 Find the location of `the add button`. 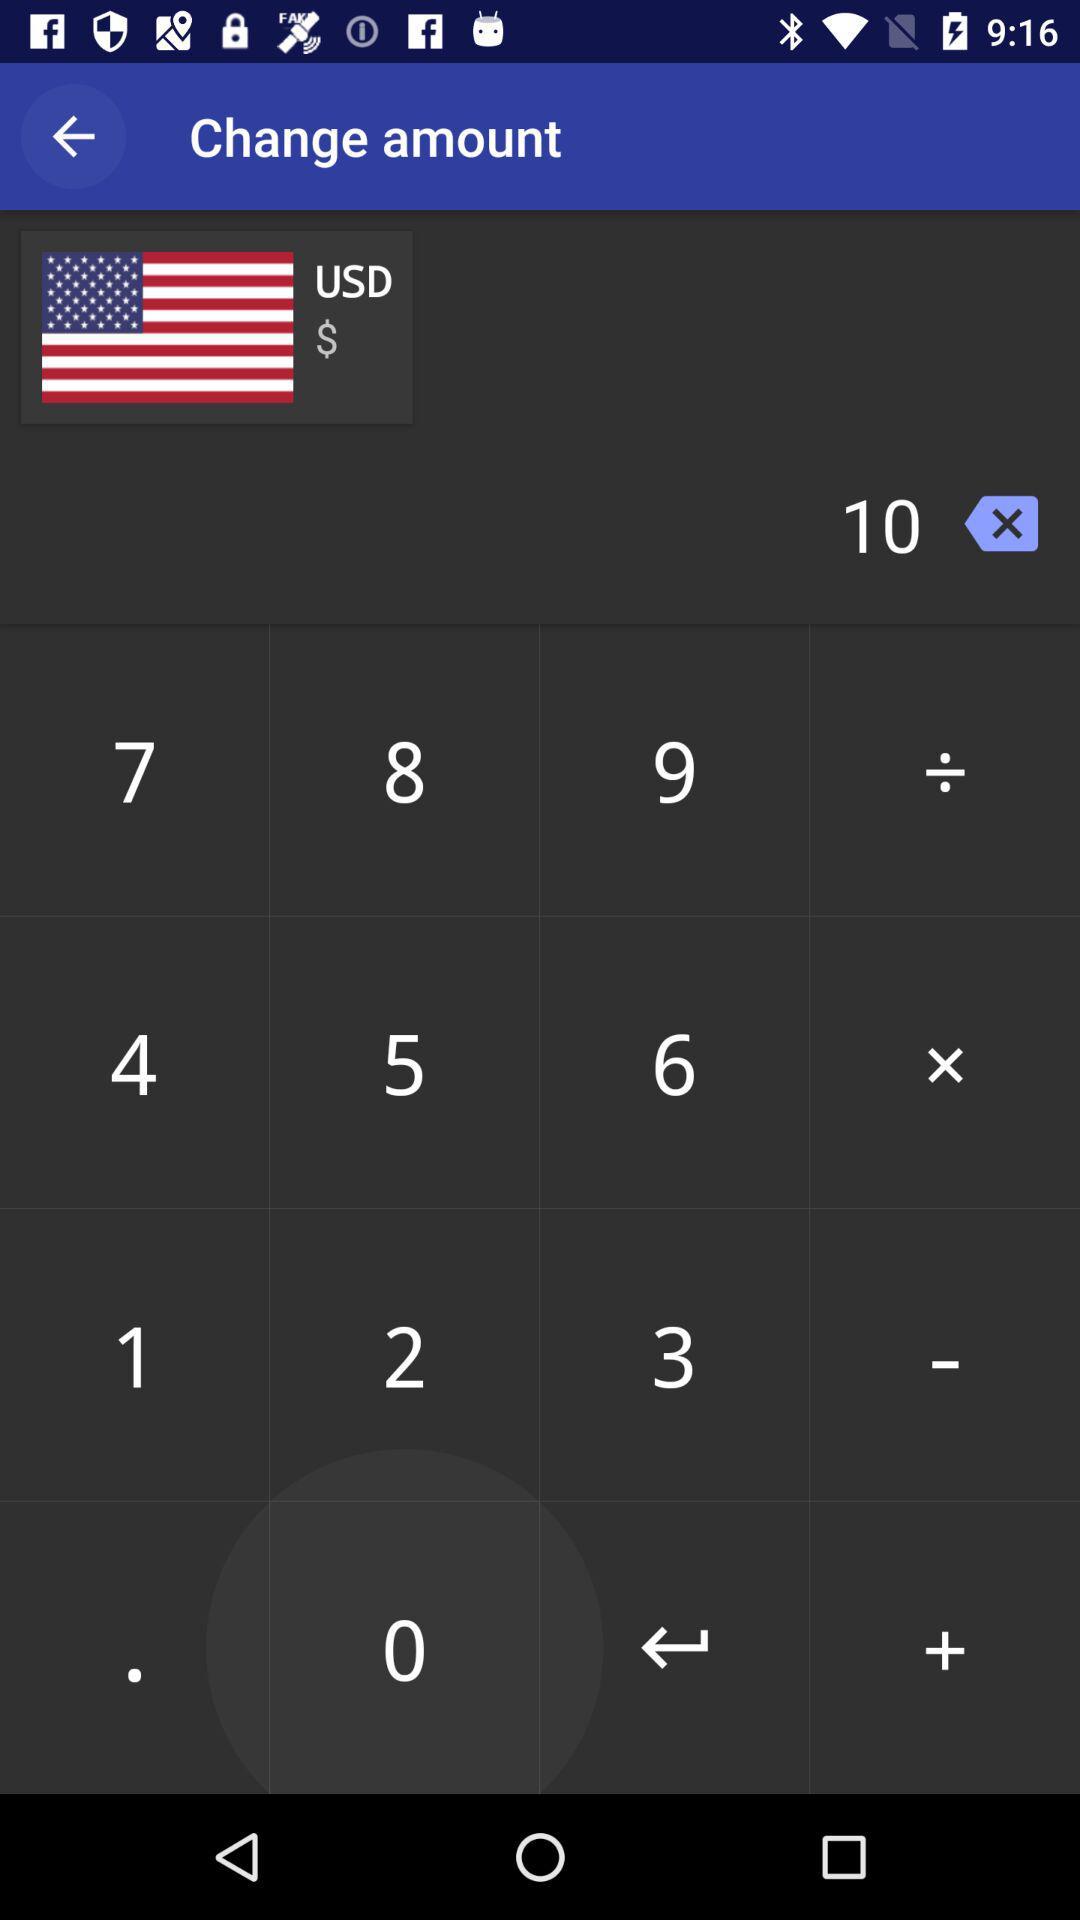

the add button is located at coordinates (945, 1647).